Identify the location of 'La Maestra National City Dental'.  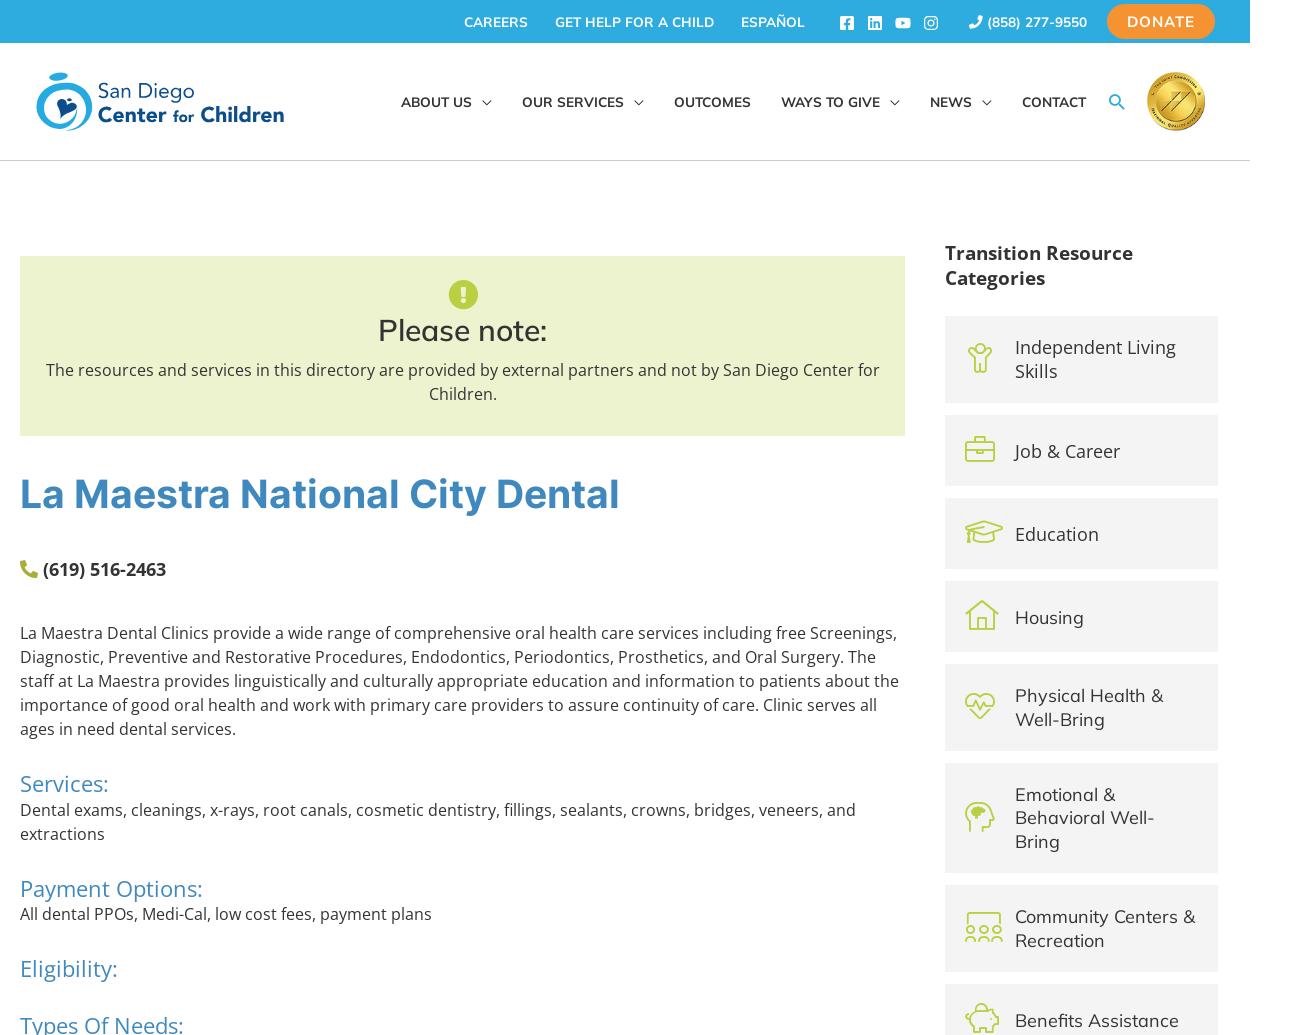
(320, 493).